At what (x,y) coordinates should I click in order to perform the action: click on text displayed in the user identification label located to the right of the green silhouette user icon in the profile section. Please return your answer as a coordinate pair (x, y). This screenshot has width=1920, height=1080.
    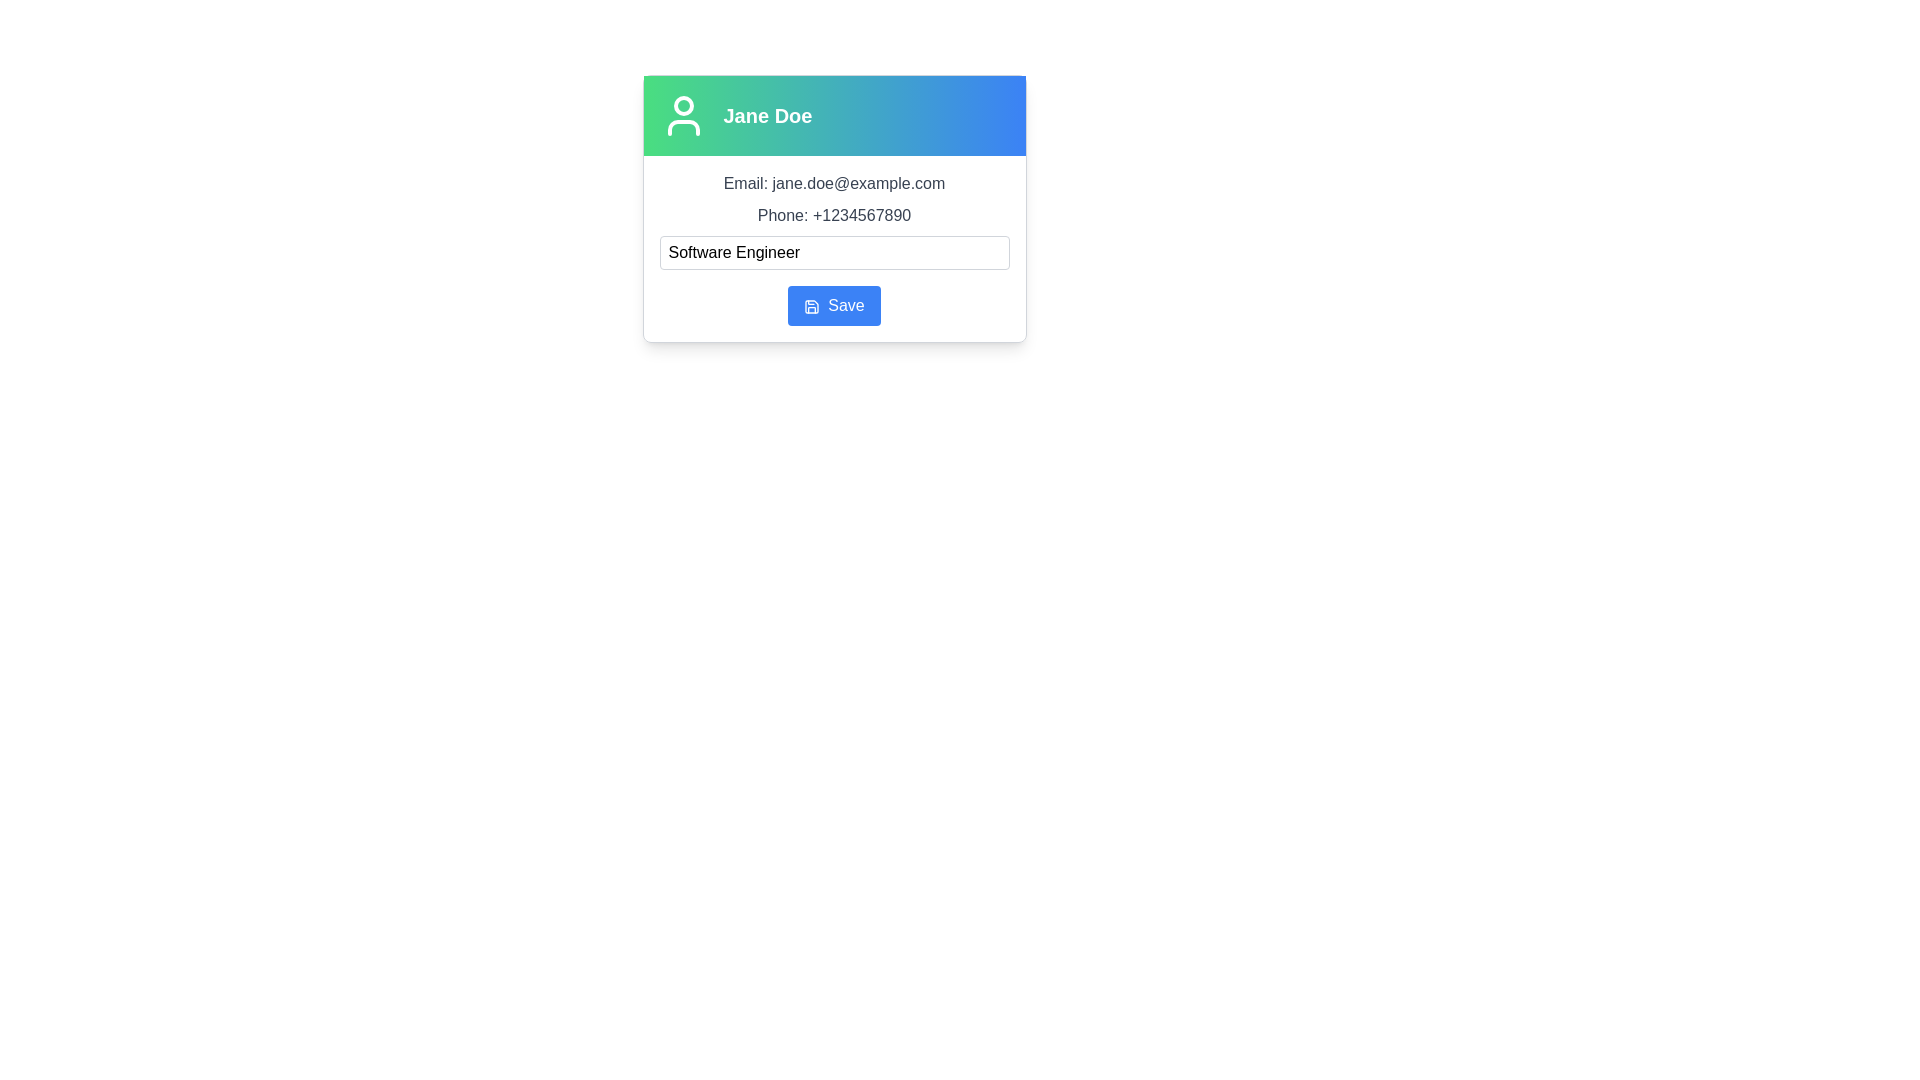
    Looking at the image, I should click on (767, 115).